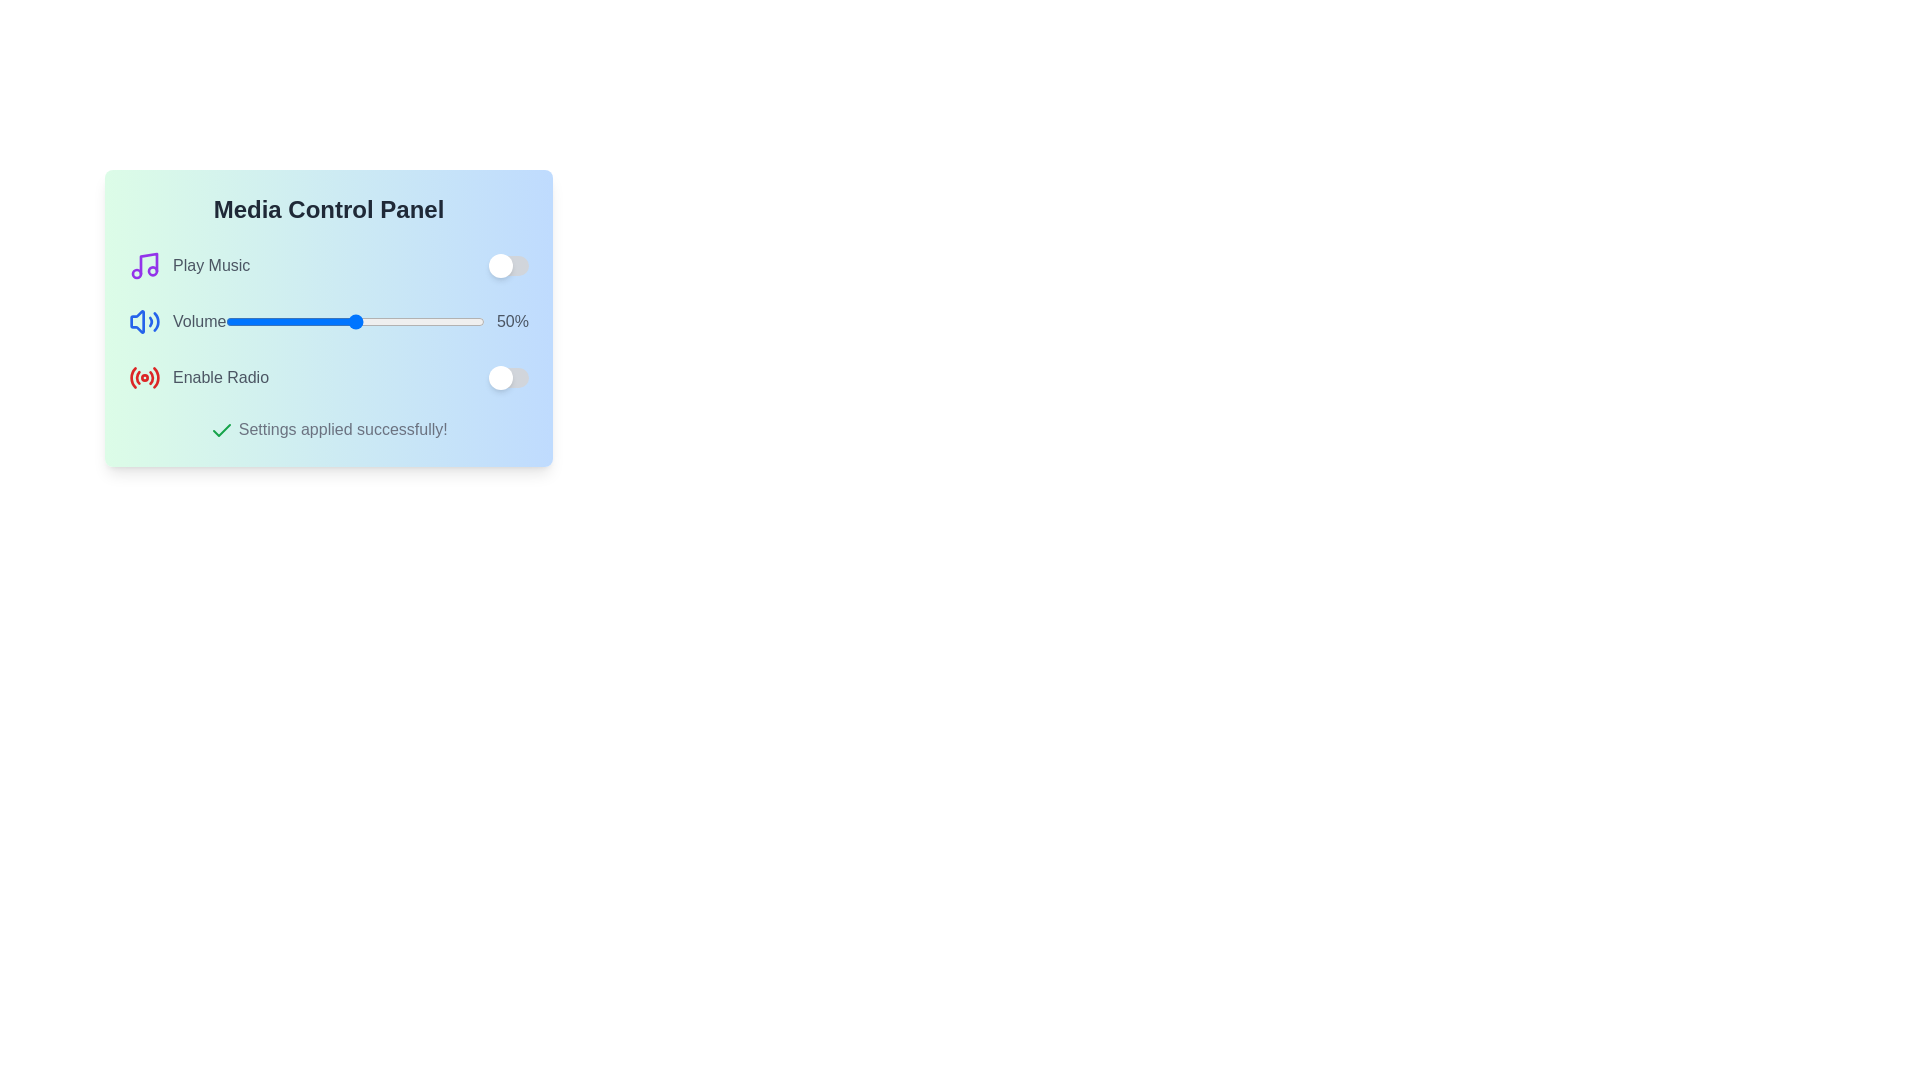 Image resolution: width=1920 pixels, height=1080 pixels. Describe the element at coordinates (222, 429) in the screenshot. I see `the confirmation icon located in the lower-right corner of the notification area, adjacent to the text 'Settings applied successfully!'` at that location.